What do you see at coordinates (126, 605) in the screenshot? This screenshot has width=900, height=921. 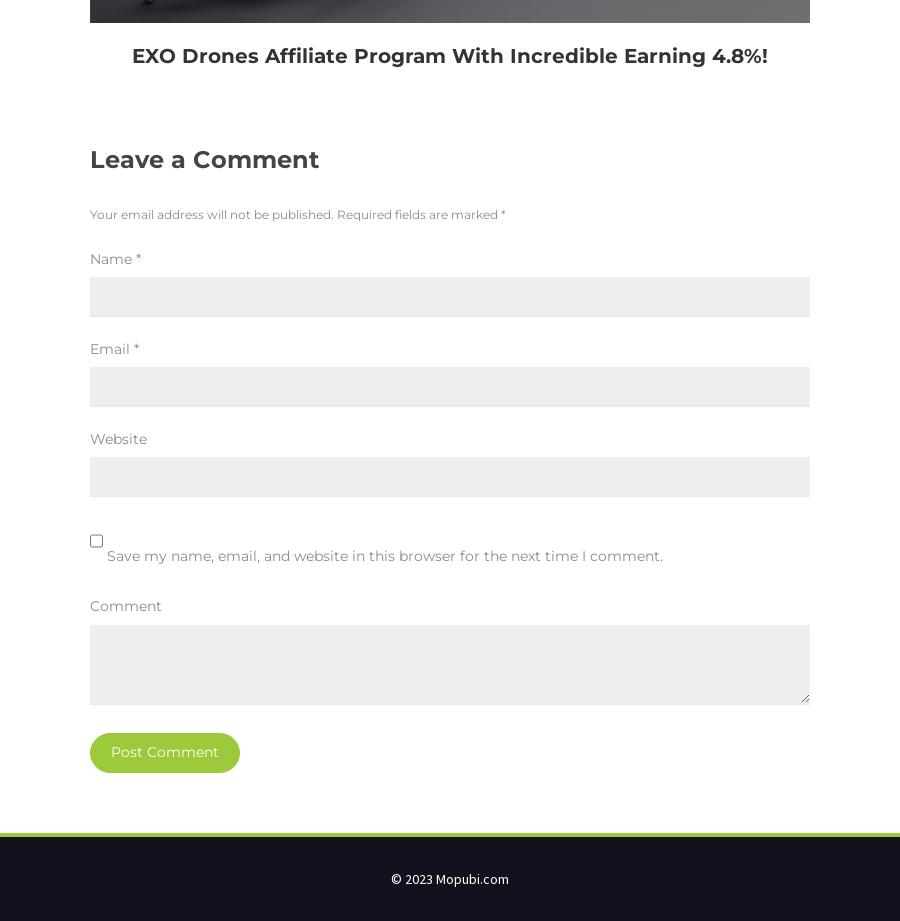 I see `'Comment'` at bounding box center [126, 605].